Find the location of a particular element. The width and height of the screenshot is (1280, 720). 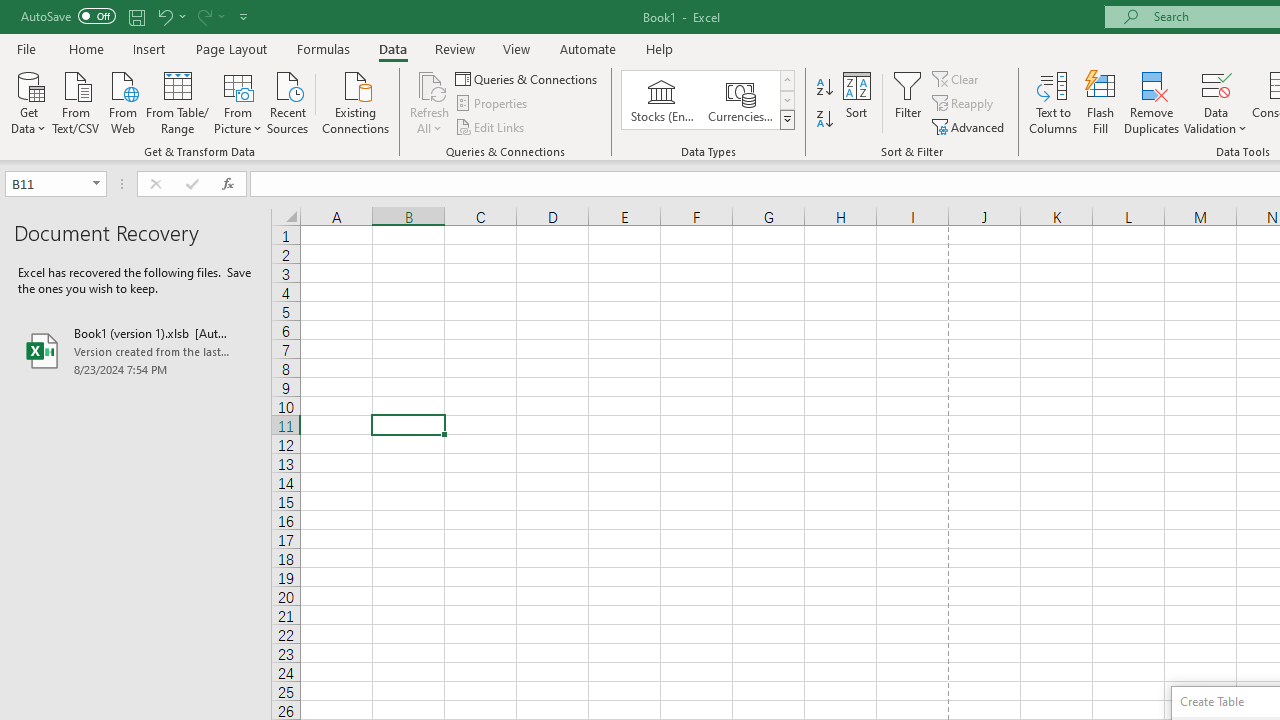

'Stocks (English)' is located at coordinates (662, 100).